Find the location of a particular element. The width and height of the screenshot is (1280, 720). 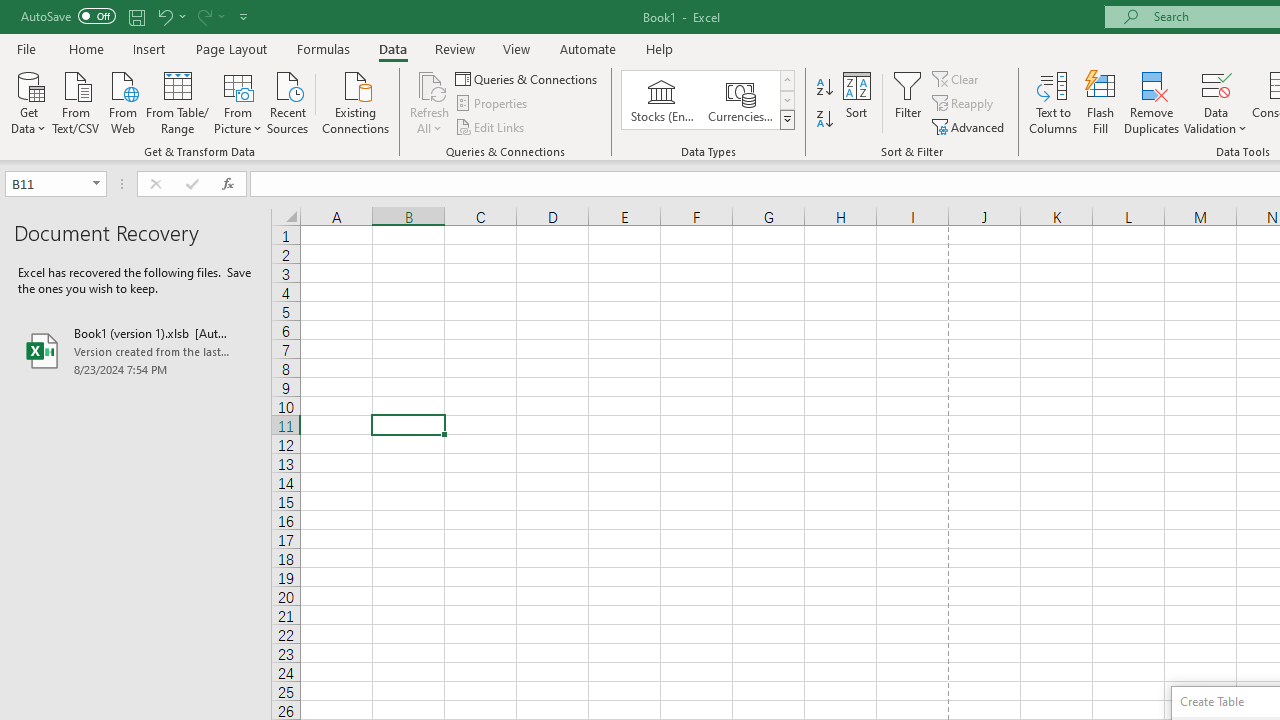

'Stocks (English)' is located at coordinates (662, 100).